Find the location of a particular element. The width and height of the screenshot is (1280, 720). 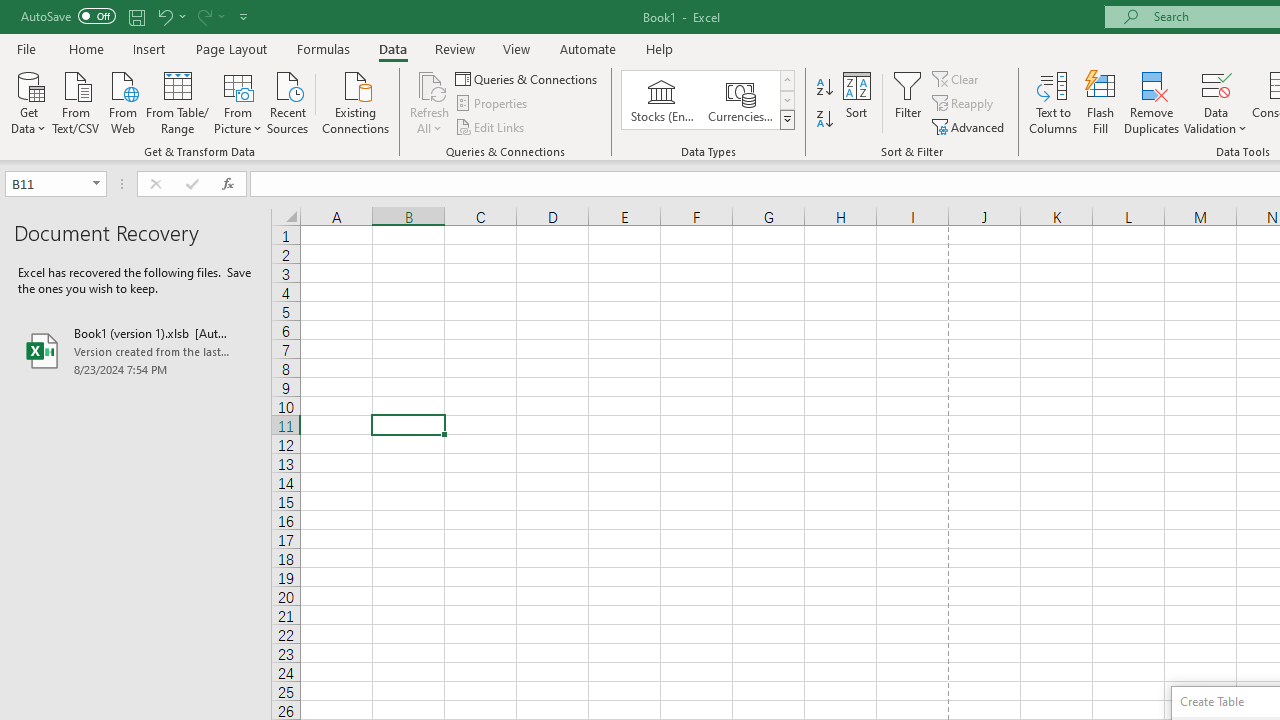

'Stocks (English)' is located at coordinates (662, 100).